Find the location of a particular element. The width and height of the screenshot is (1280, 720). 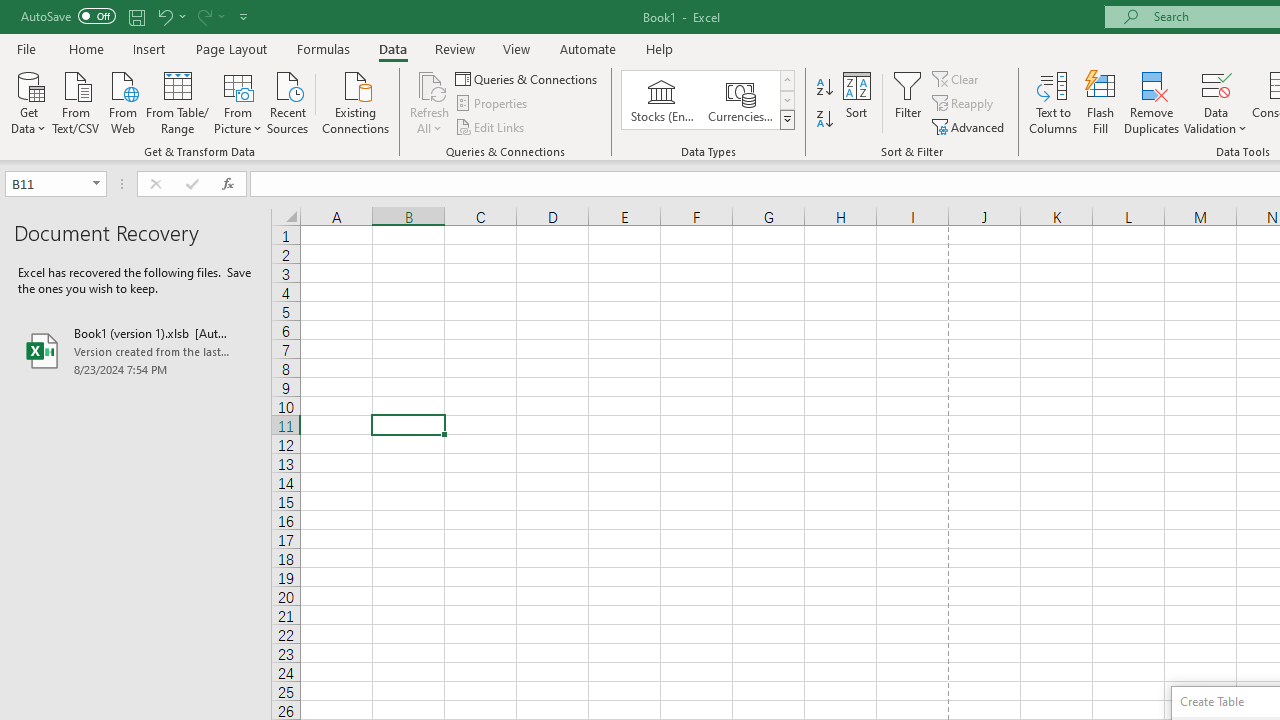

'Stocks (English)' is located at coordinates (662, 100).